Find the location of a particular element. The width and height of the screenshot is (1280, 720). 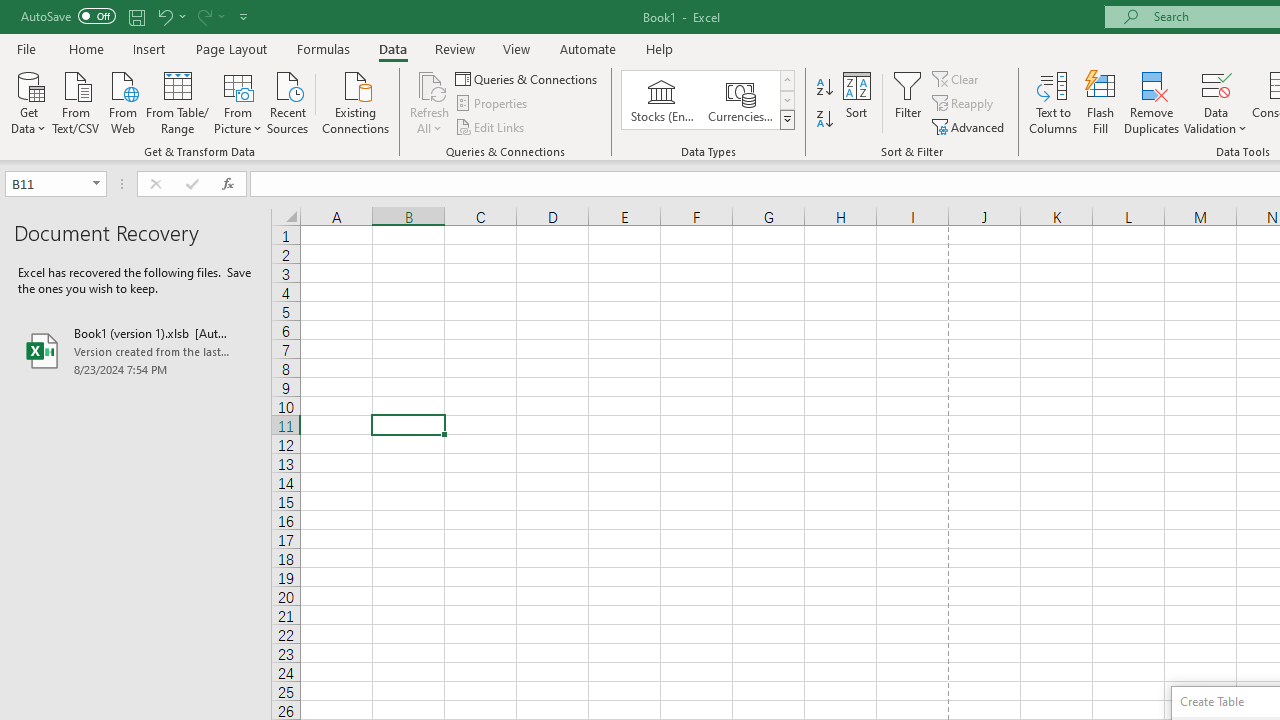

'Stocks (English)' is located at coordinates (662, 100).